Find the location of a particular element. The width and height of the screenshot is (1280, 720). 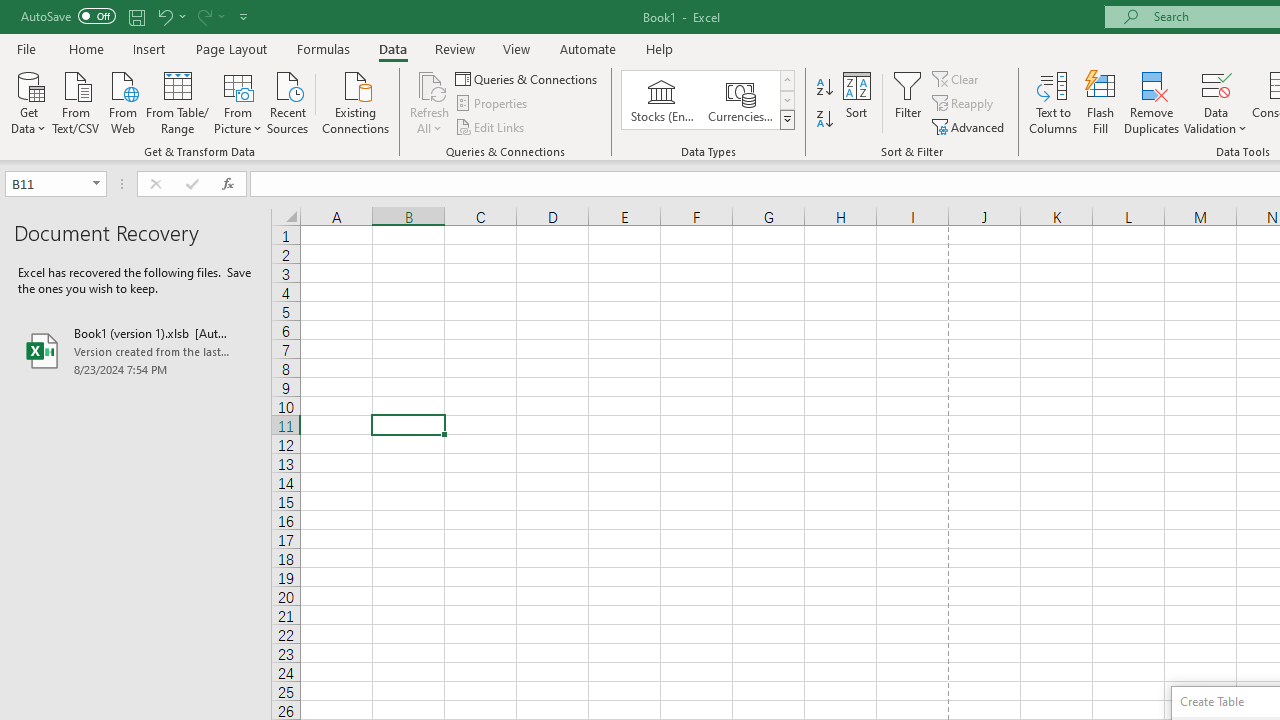

'Stocks (English)' is located at coordinates (662, 100).